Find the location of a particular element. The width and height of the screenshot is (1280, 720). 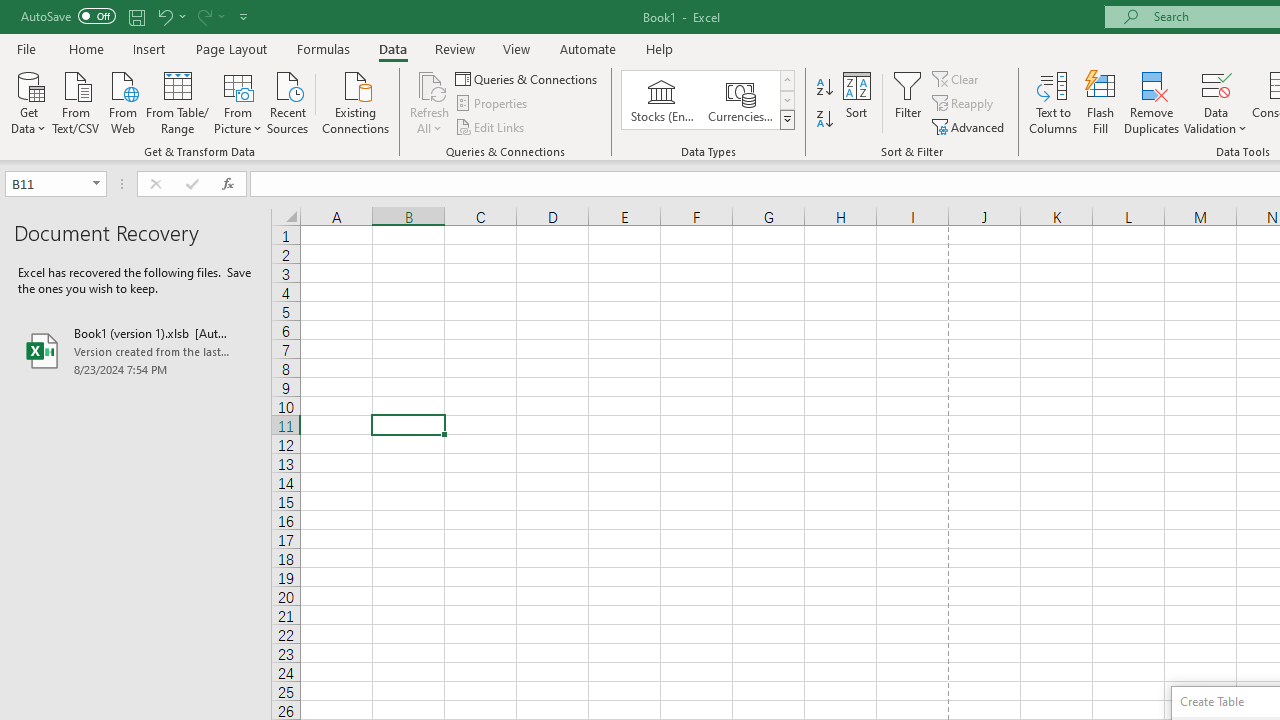

'Stocks (English)' is located at coordinates (662, 100).